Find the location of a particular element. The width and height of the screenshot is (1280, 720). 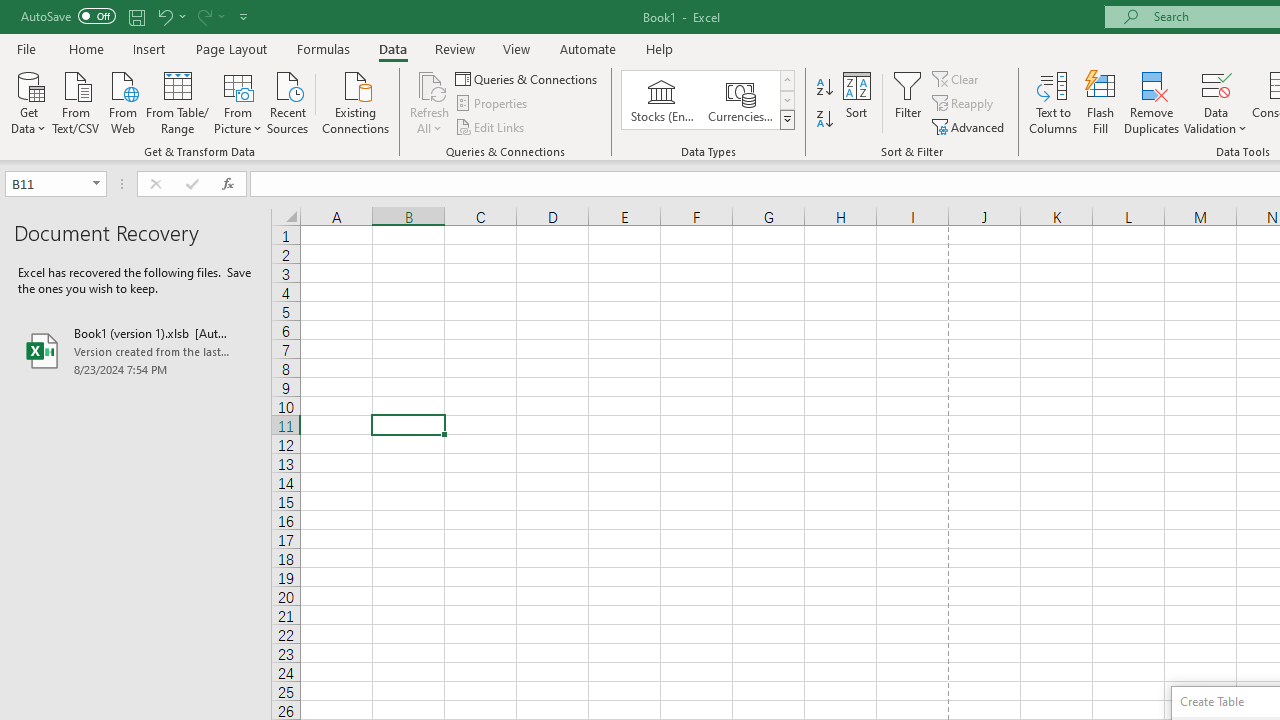

'Stocks (English)' is located at coordinates (662, 100).